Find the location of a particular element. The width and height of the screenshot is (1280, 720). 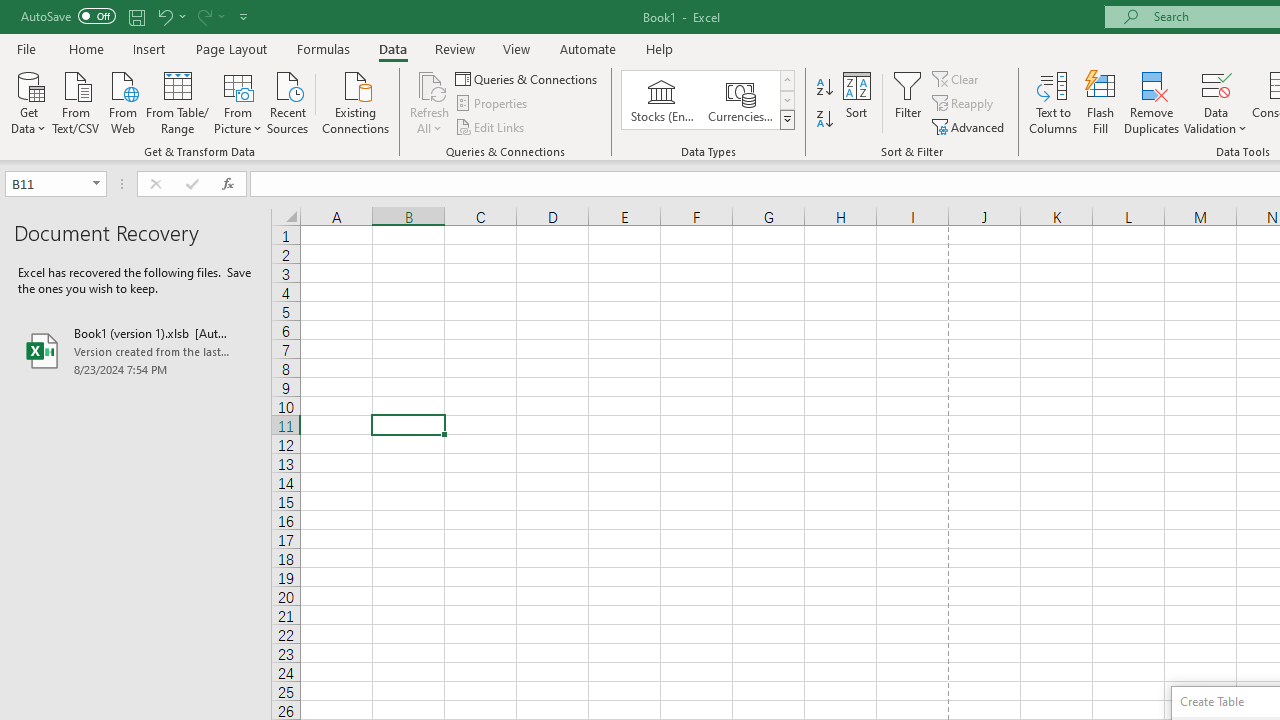

'Stocks (English)' is located at coordinates (662, 100).